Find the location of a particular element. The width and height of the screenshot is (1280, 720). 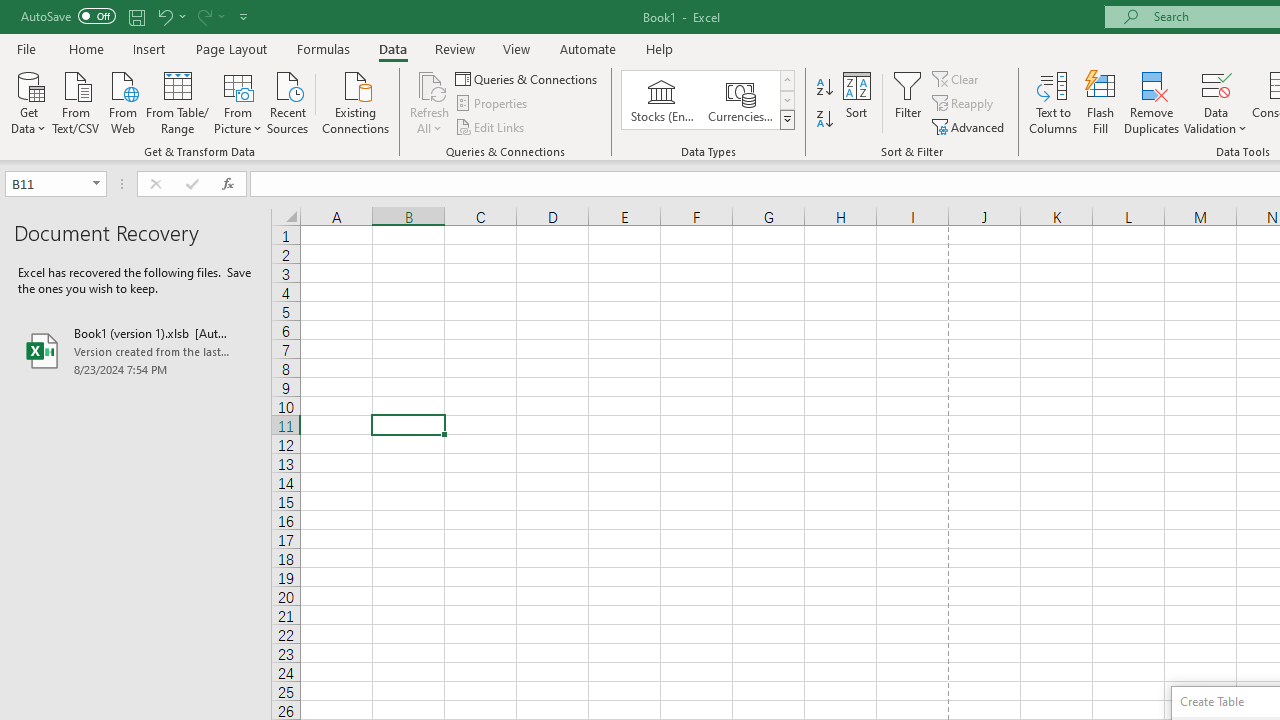

'Stocks (English)' is located at coordinates (662, 100).